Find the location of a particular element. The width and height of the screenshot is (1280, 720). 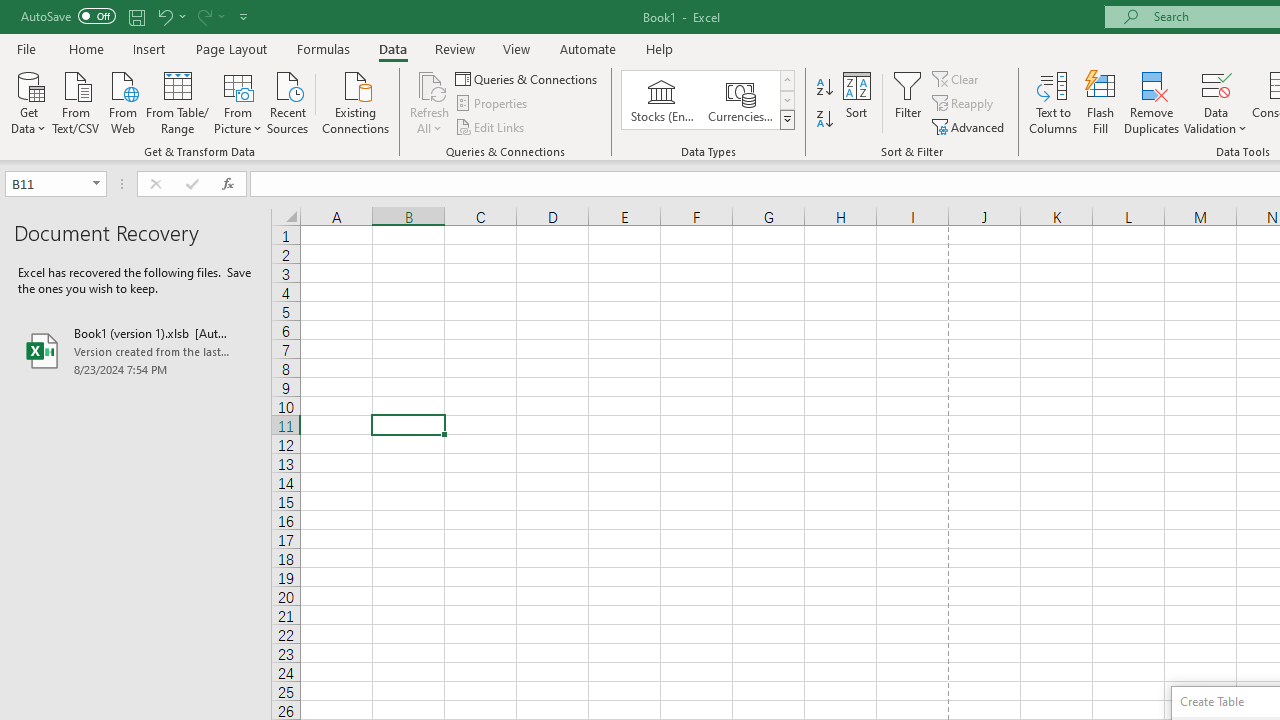

'Stocks (English)' is located at coordinates (662, 100).